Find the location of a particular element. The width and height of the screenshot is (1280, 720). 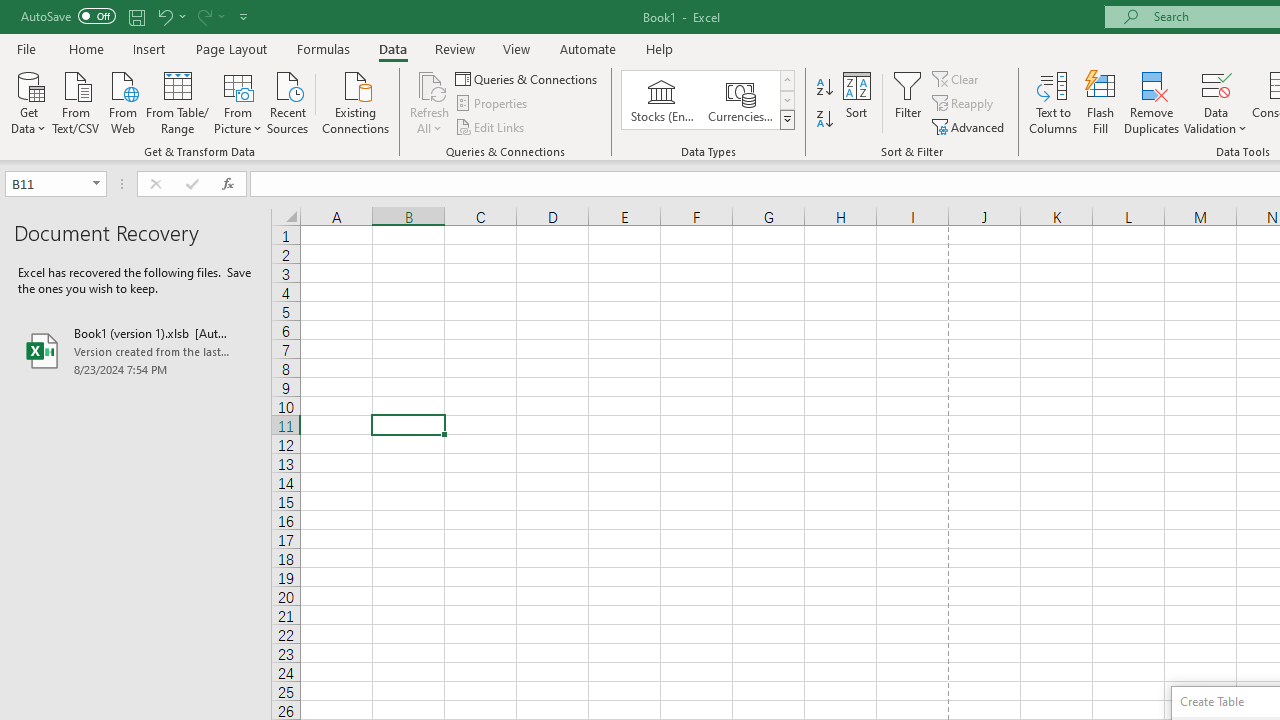

'Stocks (English)' is located at coordinates (662, 100).